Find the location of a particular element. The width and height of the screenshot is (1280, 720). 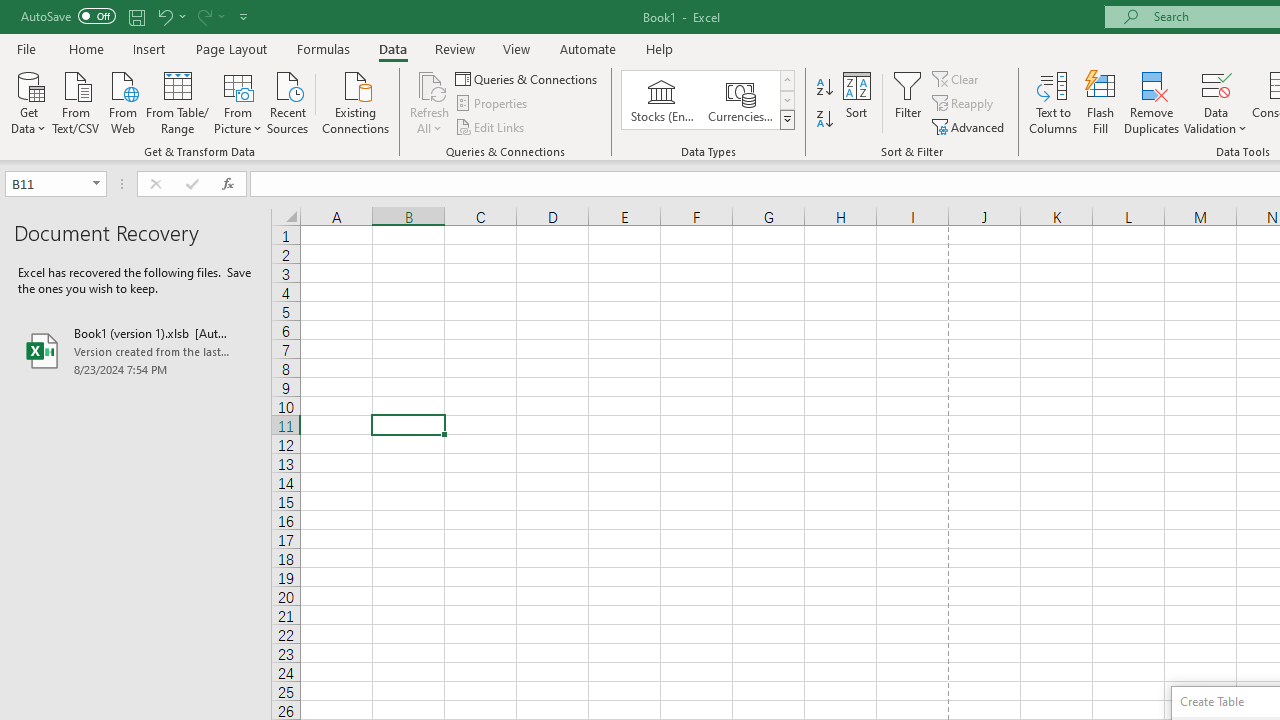

'Stocks (English)' is located at coordinates (662, 100).